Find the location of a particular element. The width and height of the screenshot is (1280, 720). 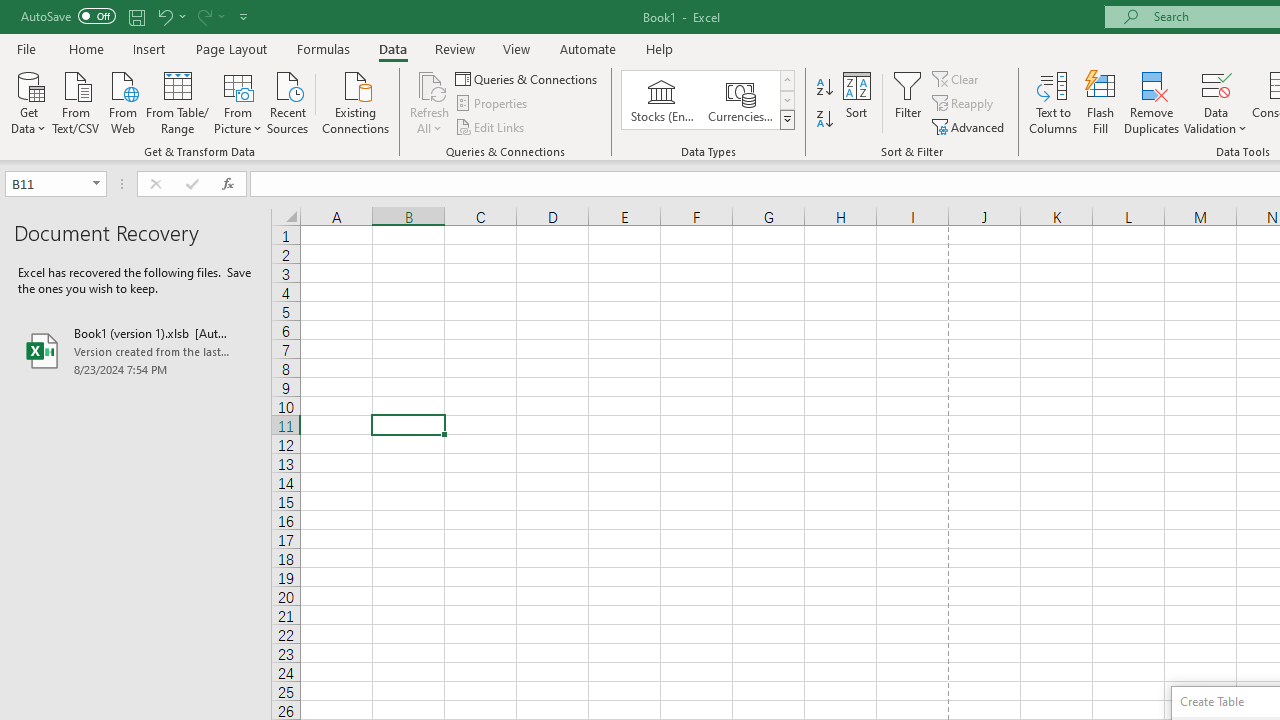

'Stocks (English)' is located at coordinates (662, 100).